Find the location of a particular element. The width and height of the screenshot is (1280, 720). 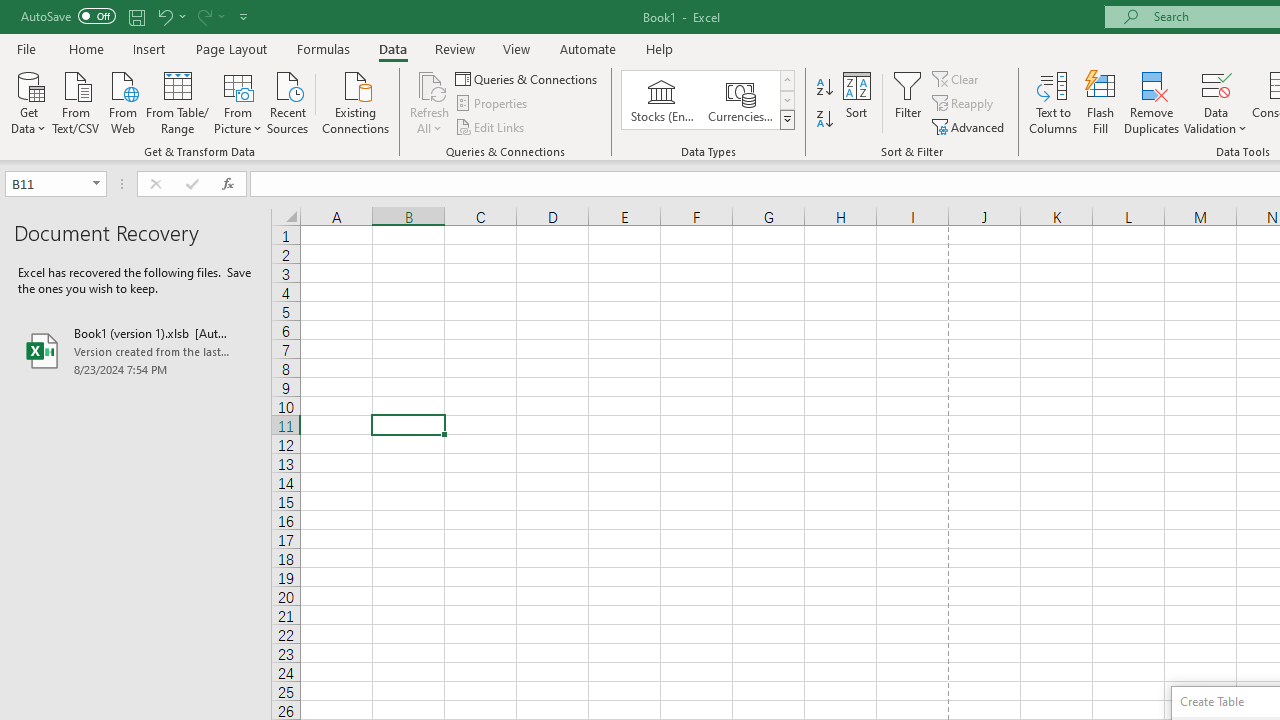

'Stocks (English)' is located at coordinates (662, 100).